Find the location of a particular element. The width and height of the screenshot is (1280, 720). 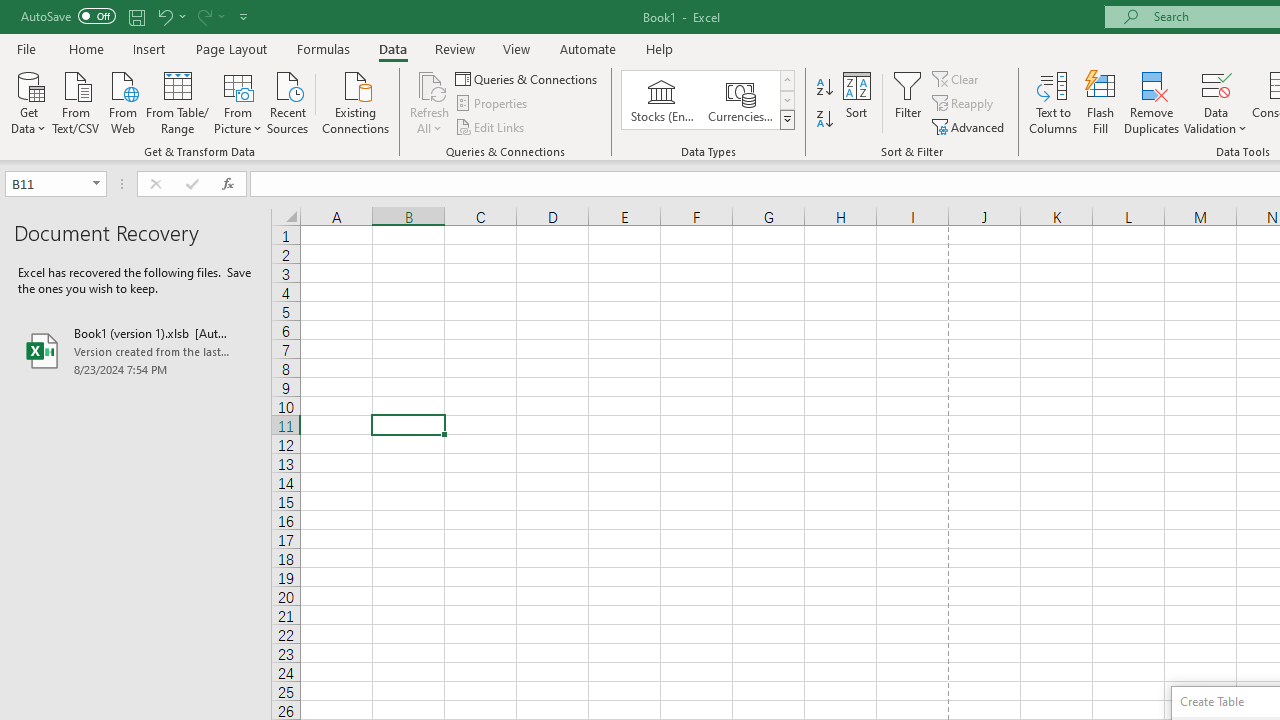

'Stocks (English)' is located at coordinates (662, 100).